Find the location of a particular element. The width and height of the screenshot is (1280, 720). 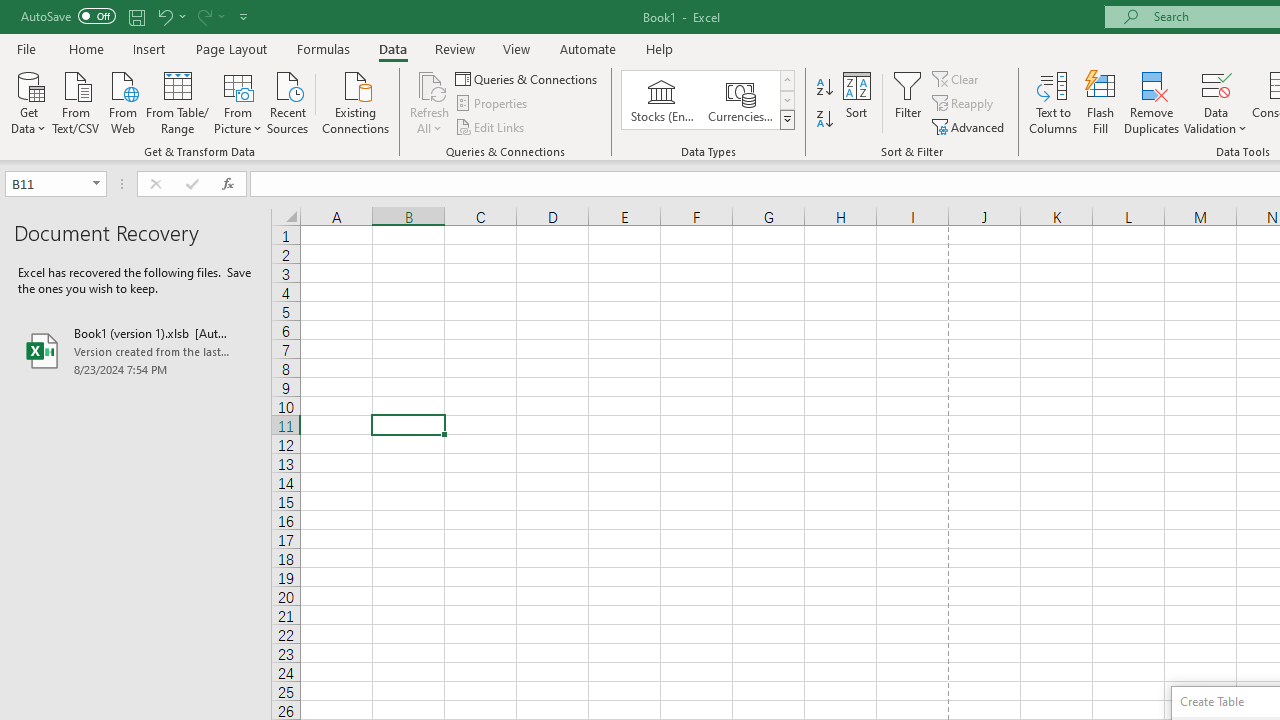

'Stocks (English)' is located at coordinates (662, 100).